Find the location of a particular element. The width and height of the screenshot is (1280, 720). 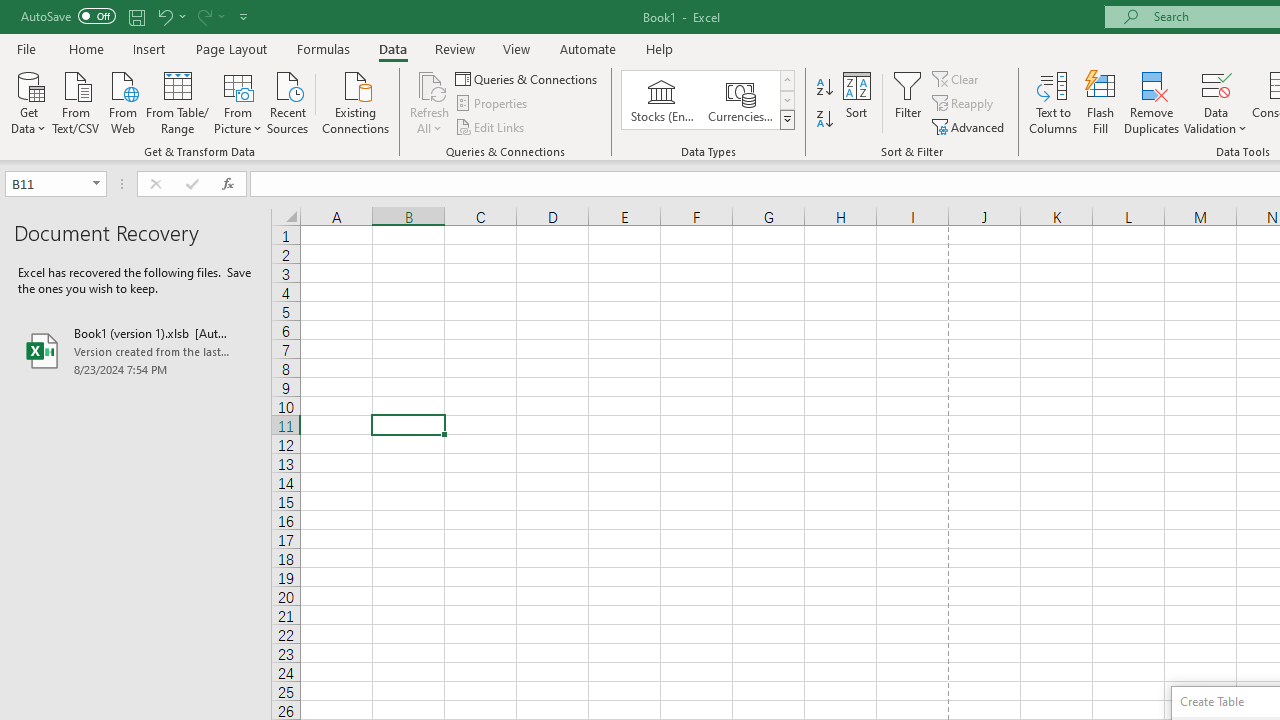

'Stocks (English)' is located at coordinates (662, 100).